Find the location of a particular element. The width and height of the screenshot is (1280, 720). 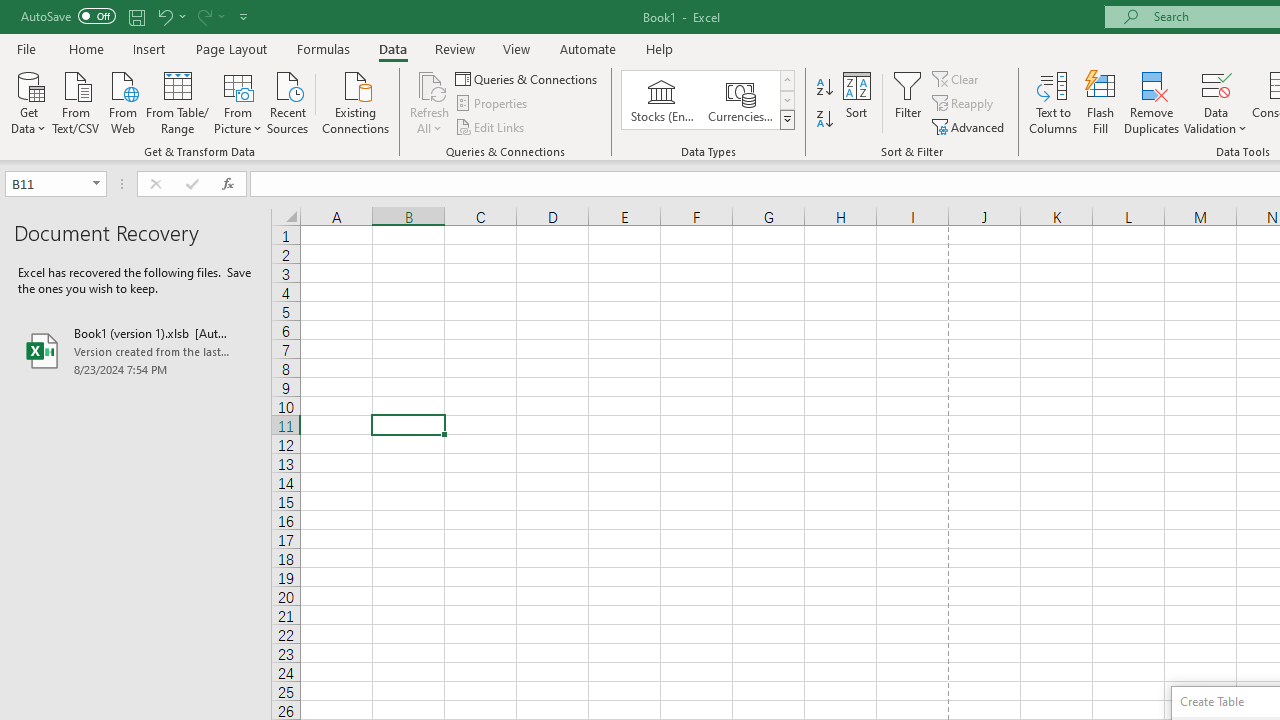

'Stocks (English)' is located at coordinates (662, 100).